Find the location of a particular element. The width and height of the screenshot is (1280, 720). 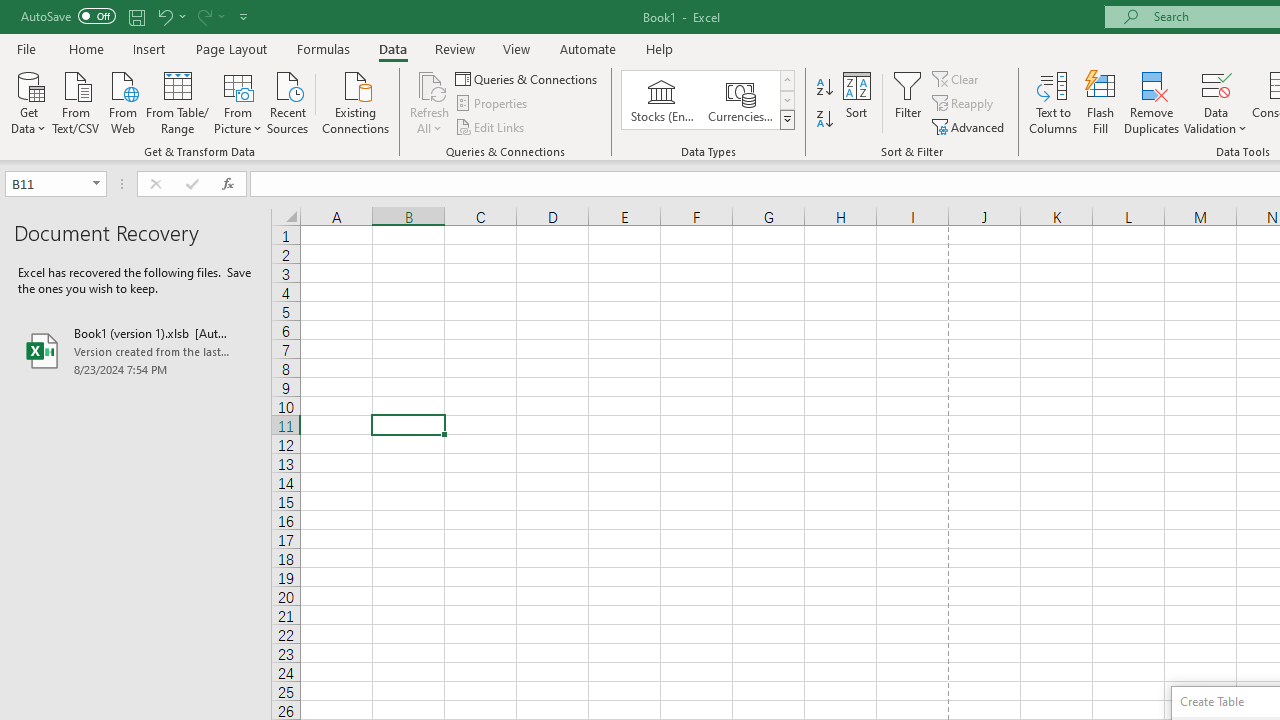

'Stocks (English)' is located at coordinates (662, 100).